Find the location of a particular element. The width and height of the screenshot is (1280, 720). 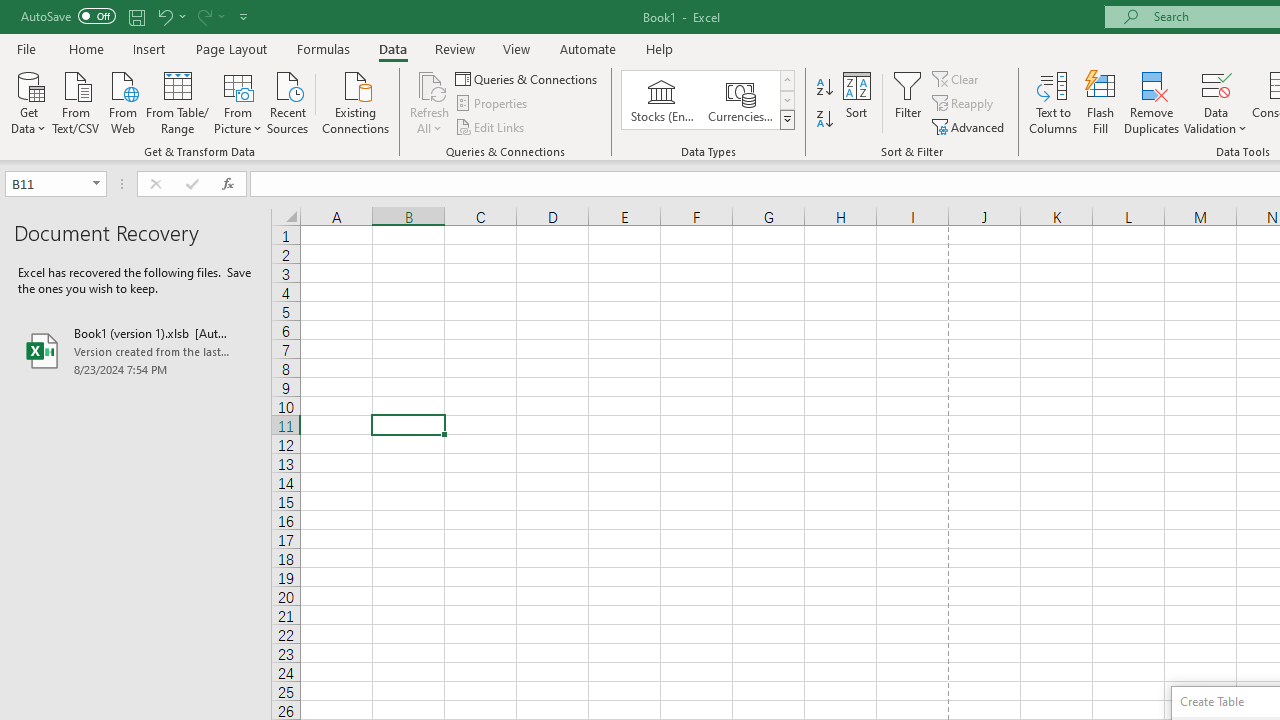

'Stocks (English)' is located at coordinates (662, 100).